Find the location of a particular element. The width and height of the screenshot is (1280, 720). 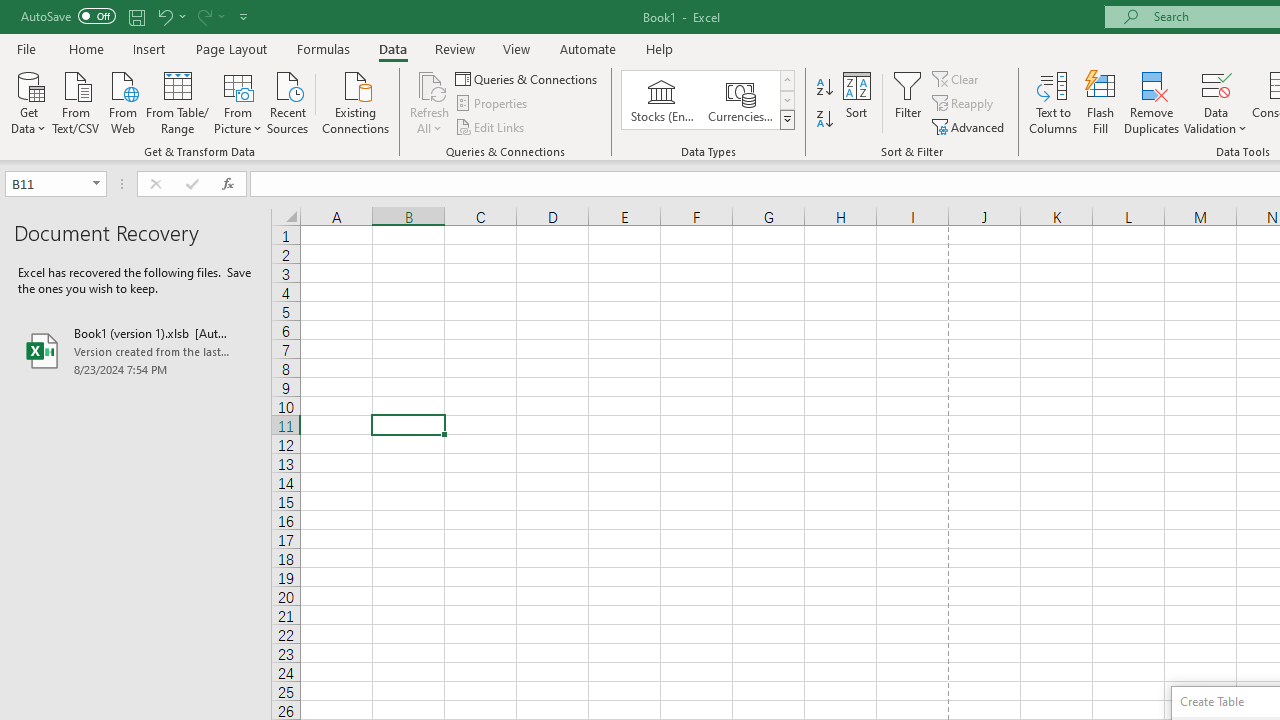

'Stocks (English)' is located at coordinates (662, 100).